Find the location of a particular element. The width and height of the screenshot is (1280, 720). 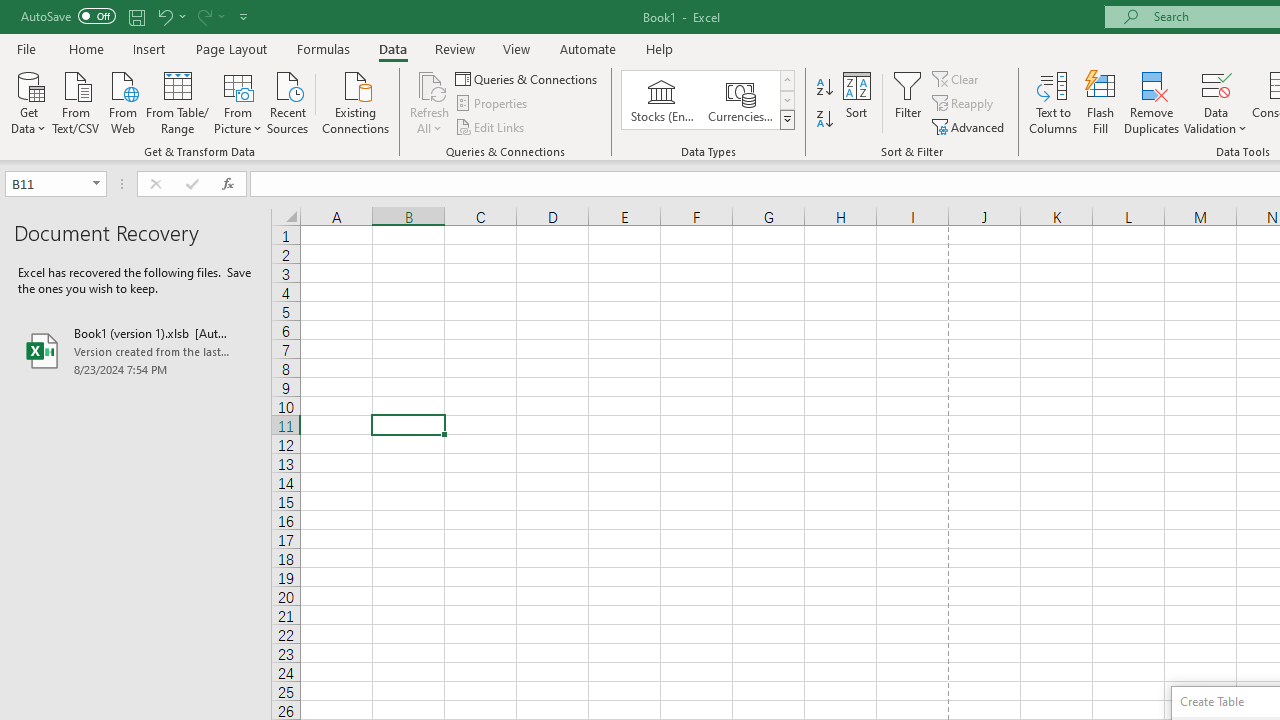

'Stocks (English)' is located at coordinates (662, 100).